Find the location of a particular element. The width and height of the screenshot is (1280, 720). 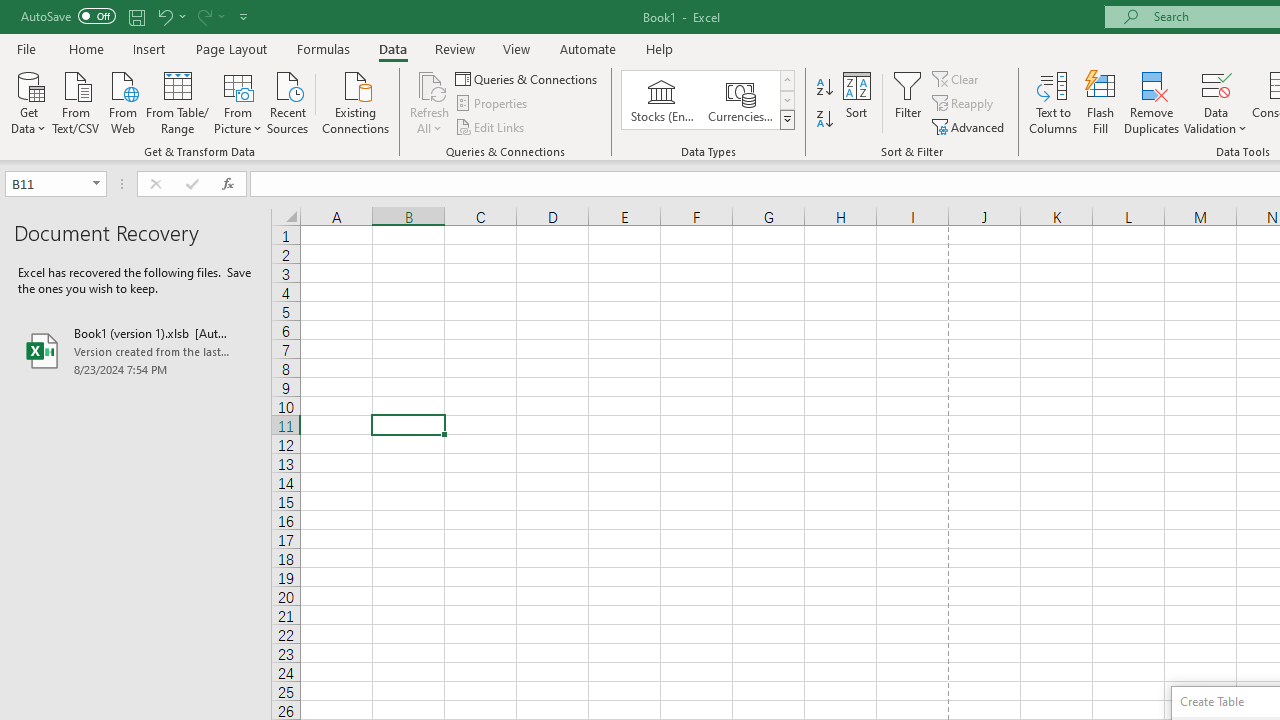

'Stocks (English)' is located at coordinates (662, 100).